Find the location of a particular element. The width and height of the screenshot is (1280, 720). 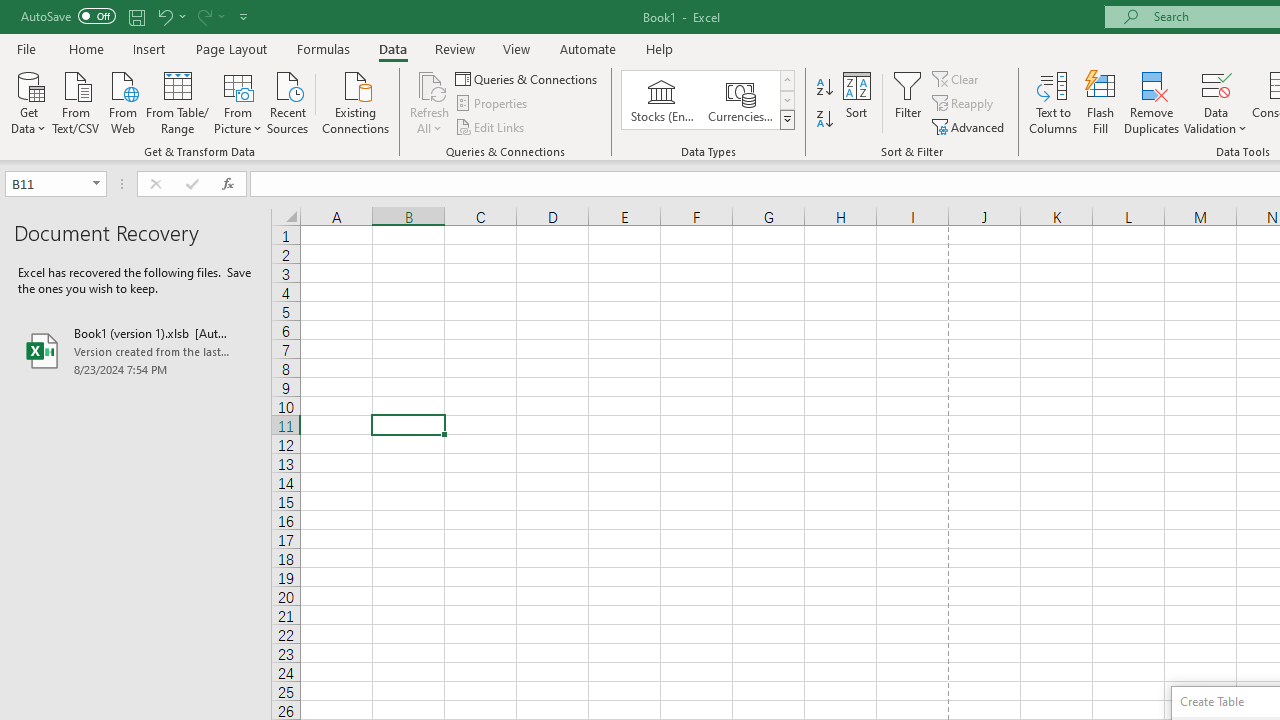

'Stocks (English)' is located at coordinates (662, 100).